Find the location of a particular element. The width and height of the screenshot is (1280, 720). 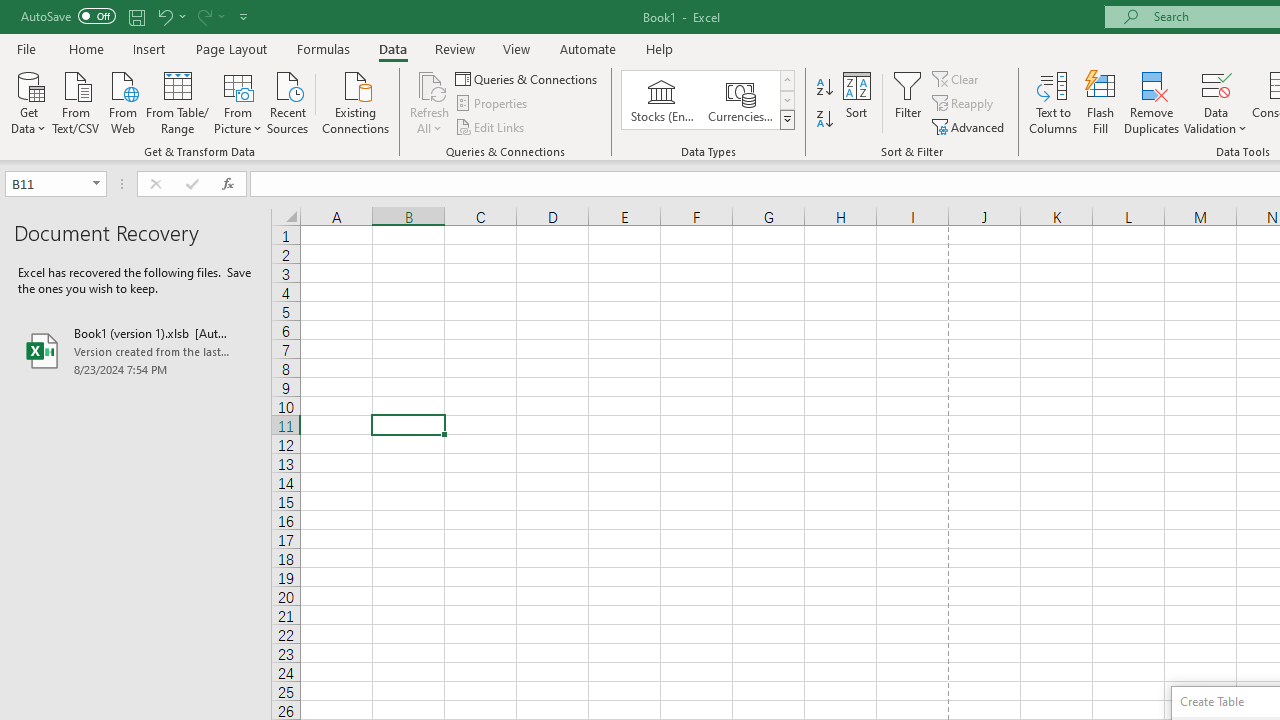

'Stocks (English)' is located at coordinates (662, 100).